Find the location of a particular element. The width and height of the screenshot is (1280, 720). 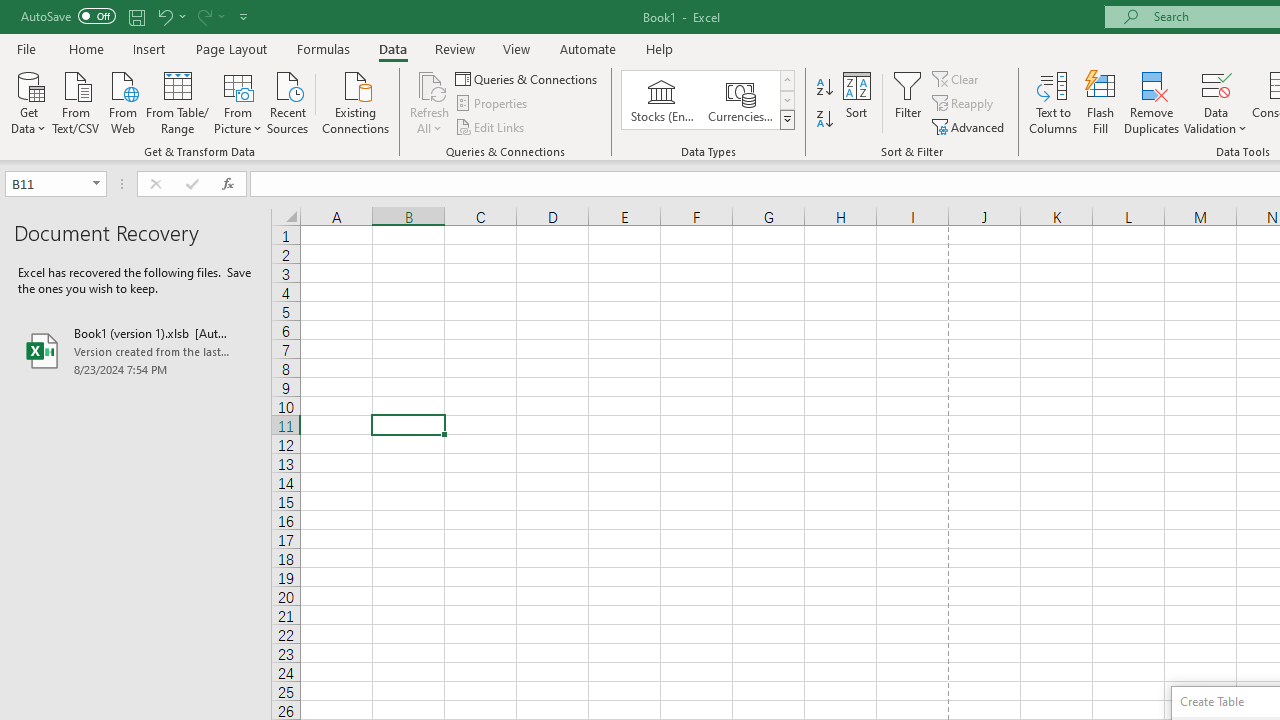

'Stocks (English)' is located at coordinates (662, 100).